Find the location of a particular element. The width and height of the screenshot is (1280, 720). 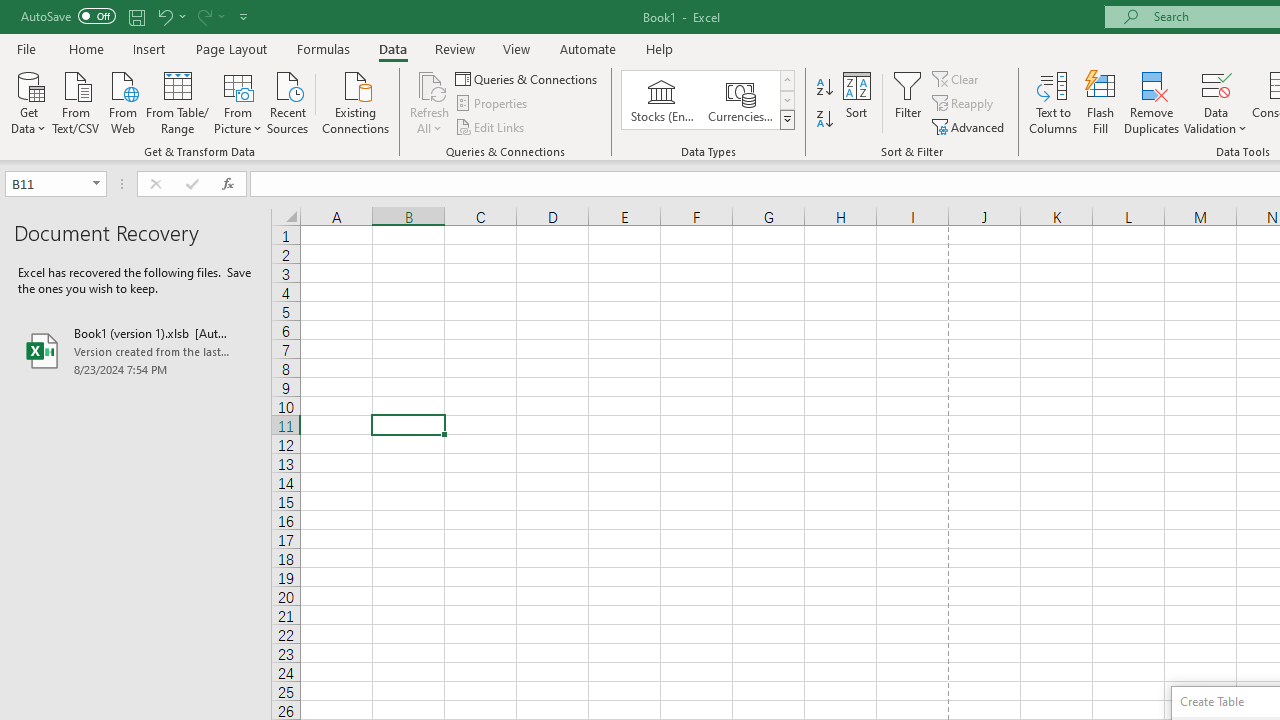

'Stocks (English)' is located at coordinates (662, 100).